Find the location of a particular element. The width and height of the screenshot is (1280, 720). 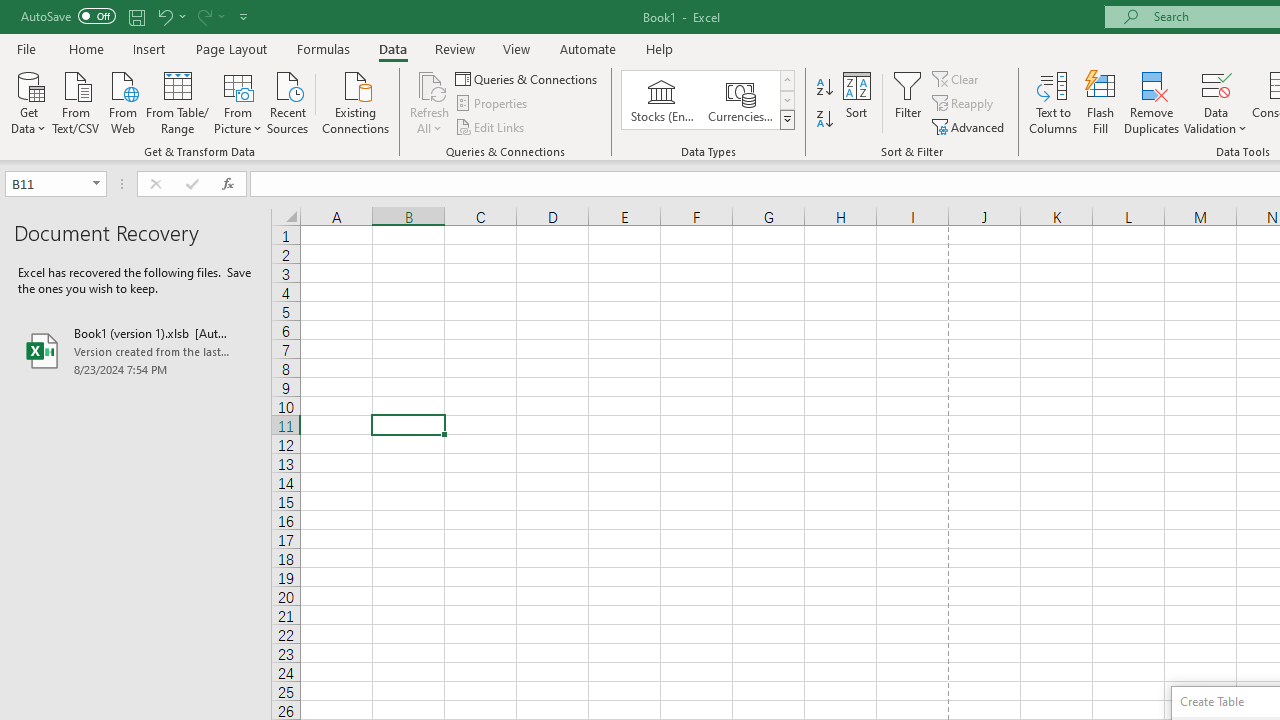

'Stocks (English)' is located at coordinates (662, 100).